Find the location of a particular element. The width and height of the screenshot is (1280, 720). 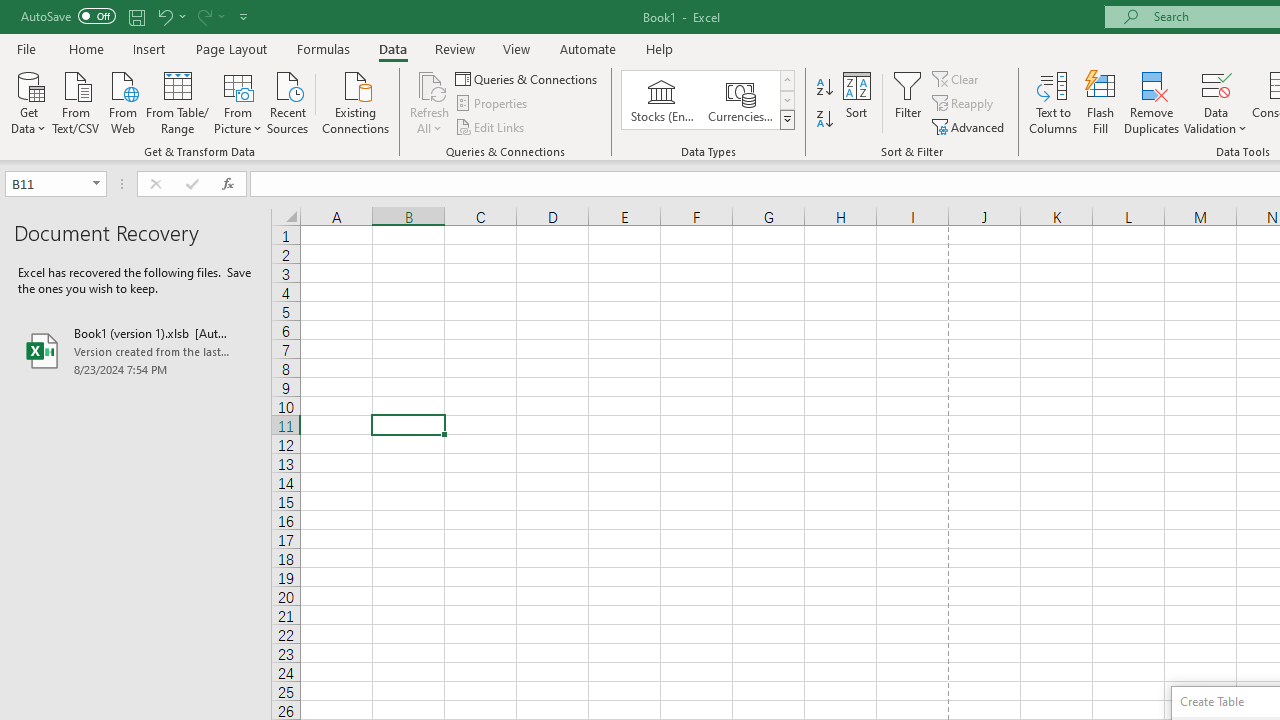

'Stocks (English)' is located at coordinates (662, 100).